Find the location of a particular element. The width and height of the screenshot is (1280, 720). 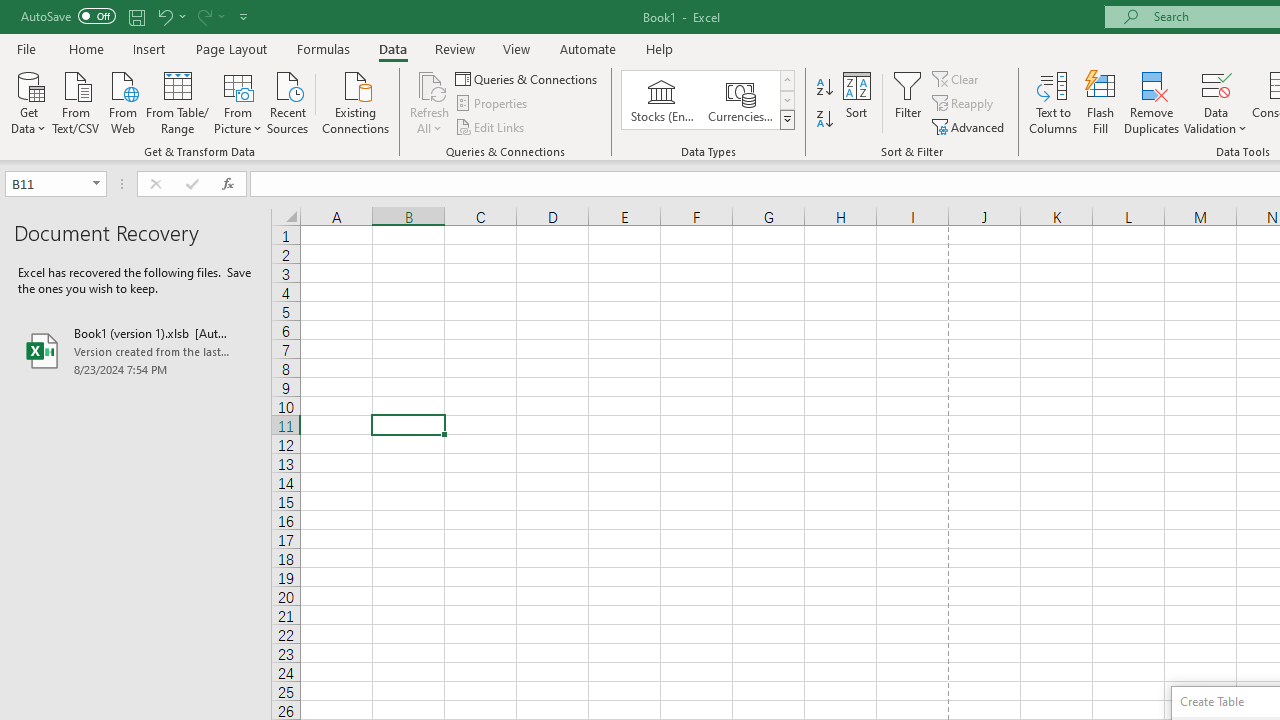

'Stocks (English)' is located at coordinates (662, 100).